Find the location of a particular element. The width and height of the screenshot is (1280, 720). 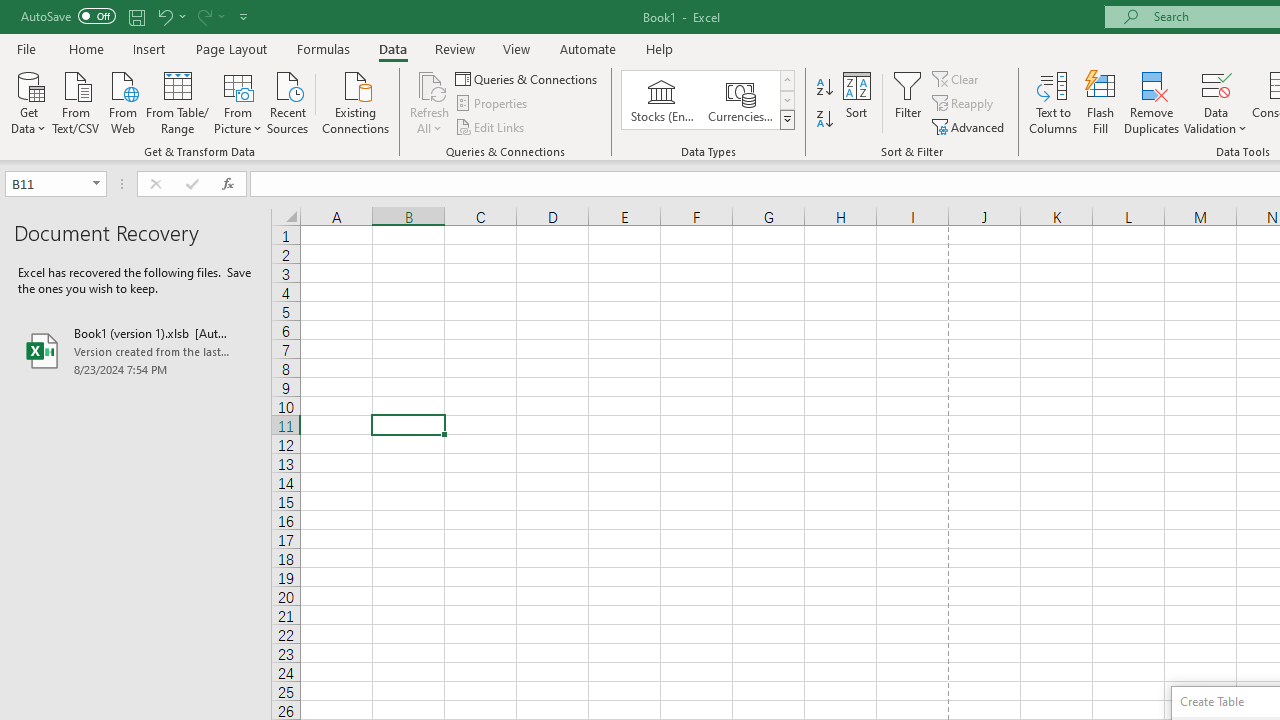

'Stocks (English)' is located at coordinates (662, 100).